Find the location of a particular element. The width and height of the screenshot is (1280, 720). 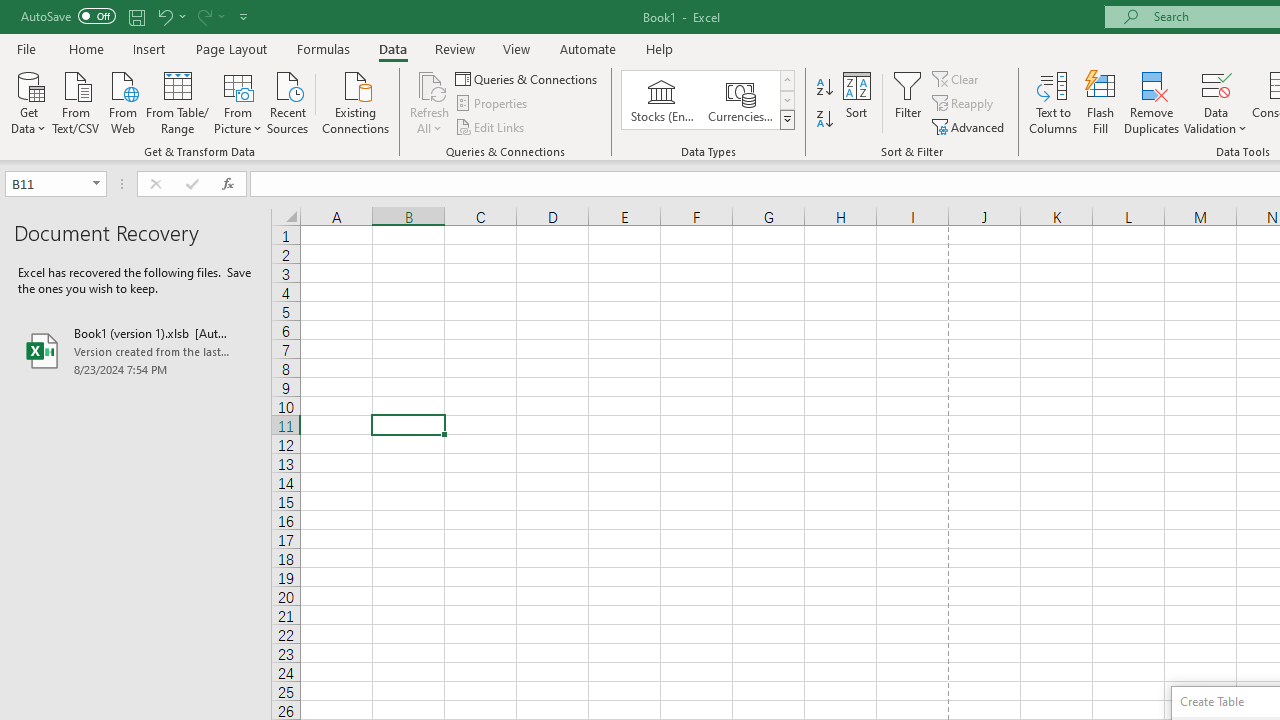

'Stocks (English)' is located at coordinates (662, 100).